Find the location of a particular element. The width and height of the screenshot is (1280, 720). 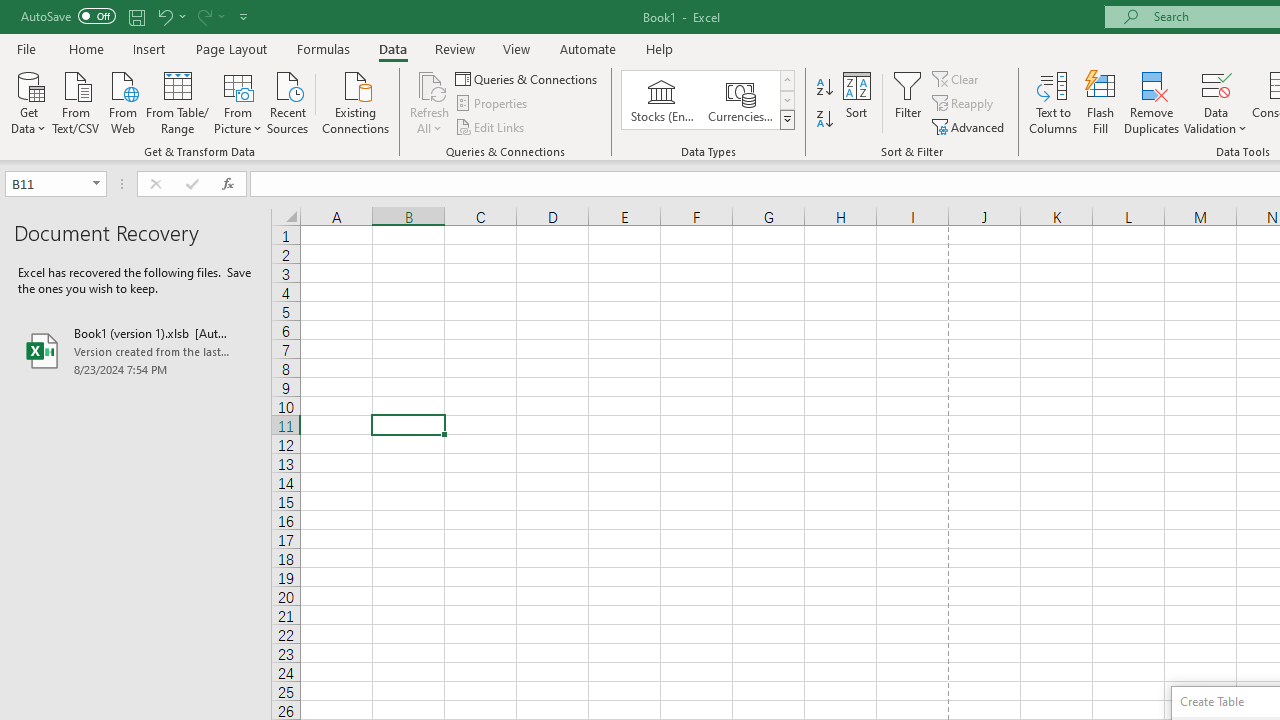

'Stocks (English)' is located at coordinates (662, 100).